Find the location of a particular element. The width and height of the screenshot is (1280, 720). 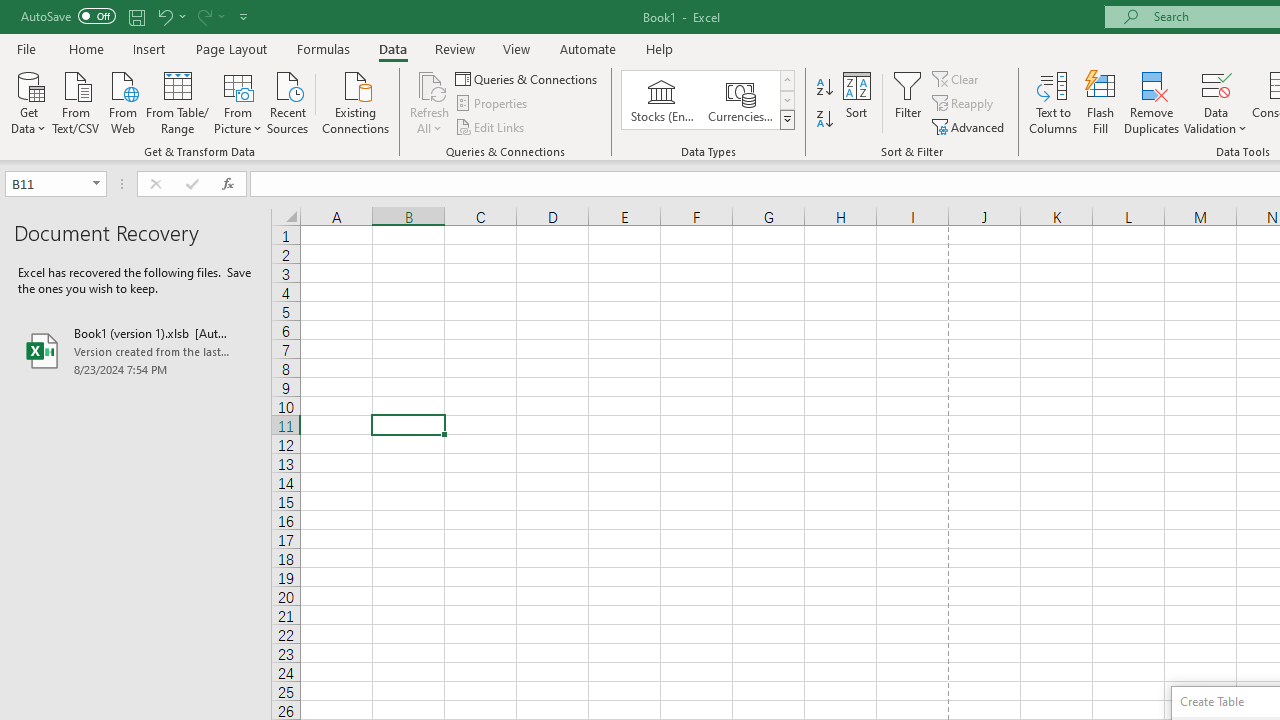

'Stocks (English)' is located at coordinates (662, 100).